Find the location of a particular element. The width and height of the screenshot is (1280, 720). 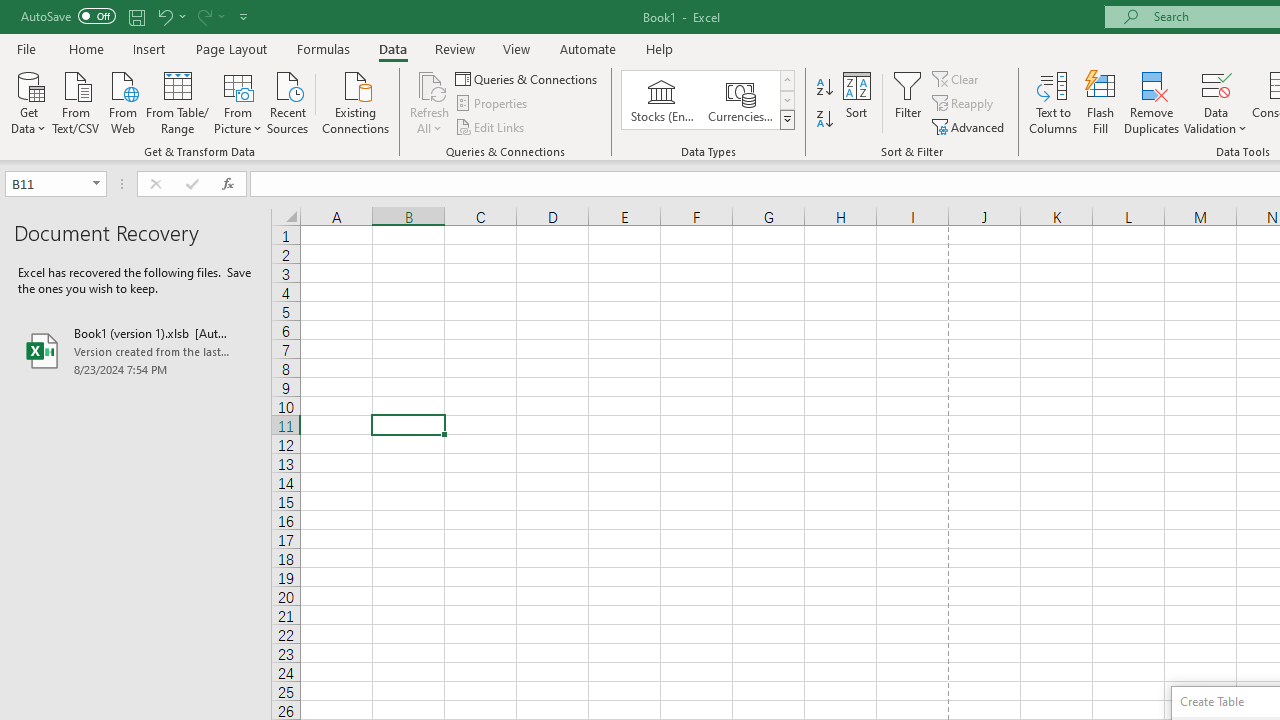

'Stocks (English)' is located at coordinates (662, 100).